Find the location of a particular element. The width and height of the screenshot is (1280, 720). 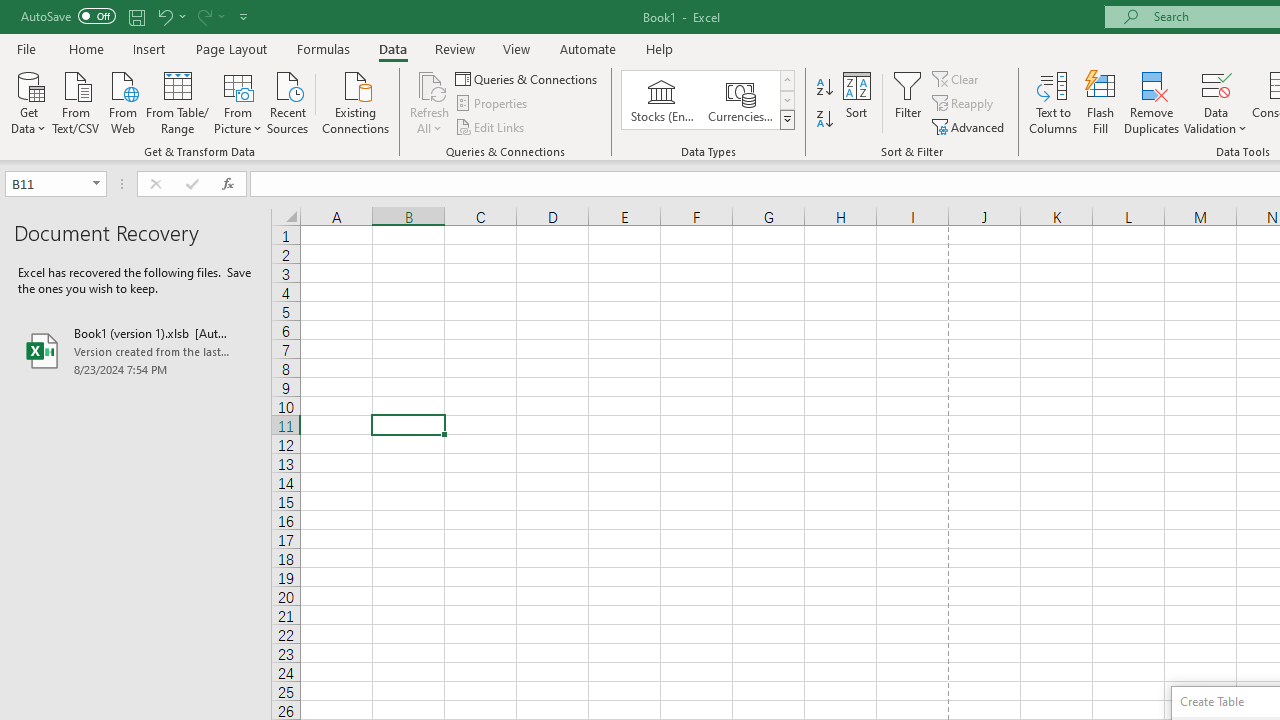

'Stocks (English)' is located at coordinates (662, 100).